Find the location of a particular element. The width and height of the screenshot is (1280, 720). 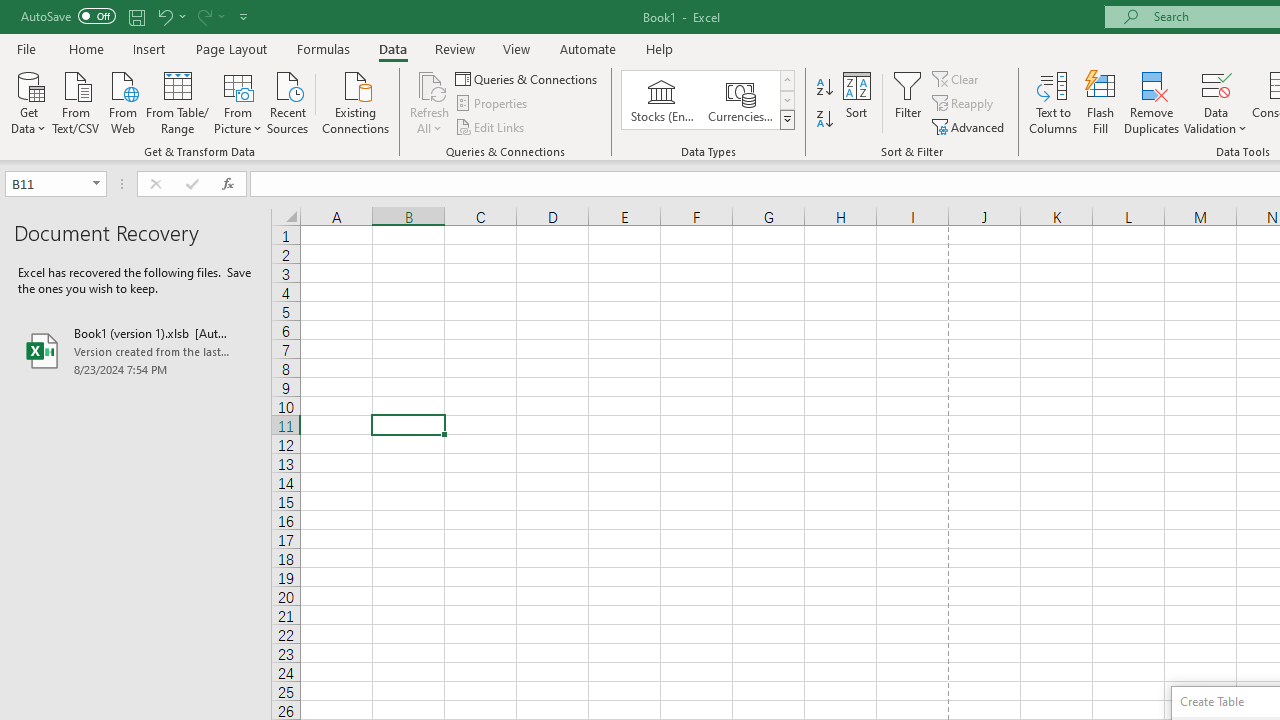

'Stocks (English)' is located at coordinates (662, 100).